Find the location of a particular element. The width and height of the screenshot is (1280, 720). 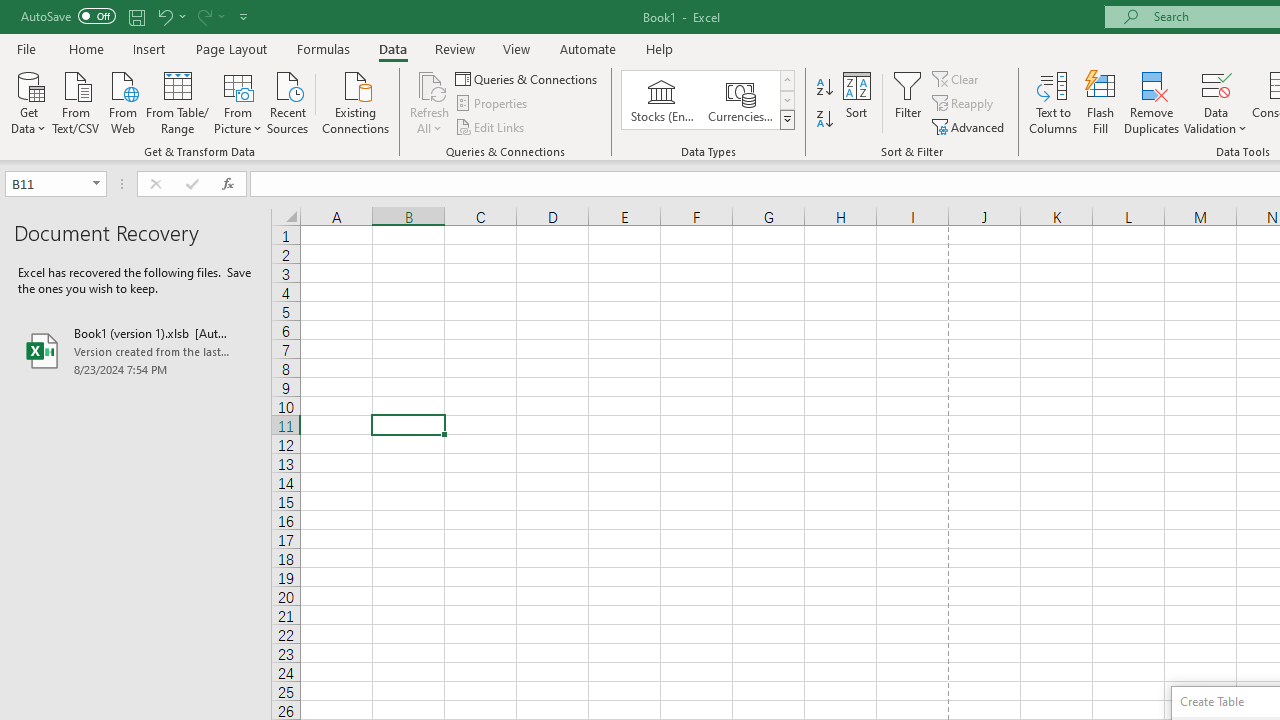

'Stocks (English)' is located at coordinates (662, 100).